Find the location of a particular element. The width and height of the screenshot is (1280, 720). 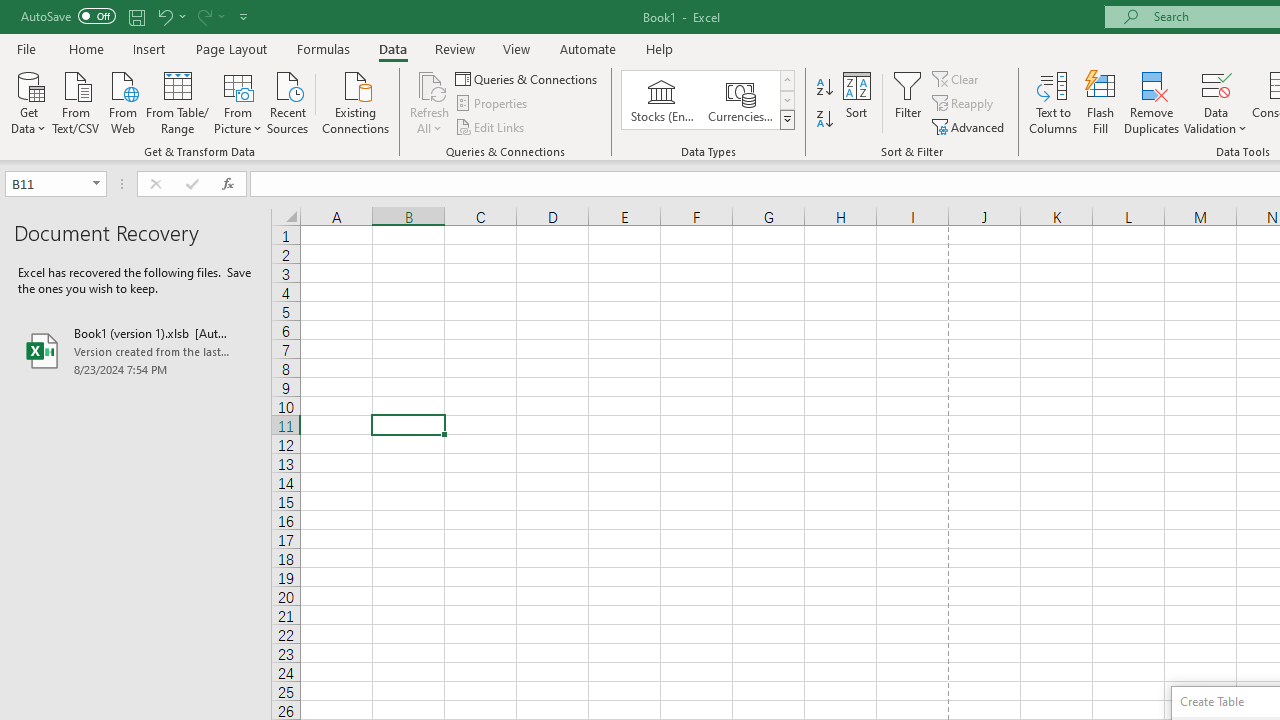

'Stocks (English)' is located at coordinates (662, 100).